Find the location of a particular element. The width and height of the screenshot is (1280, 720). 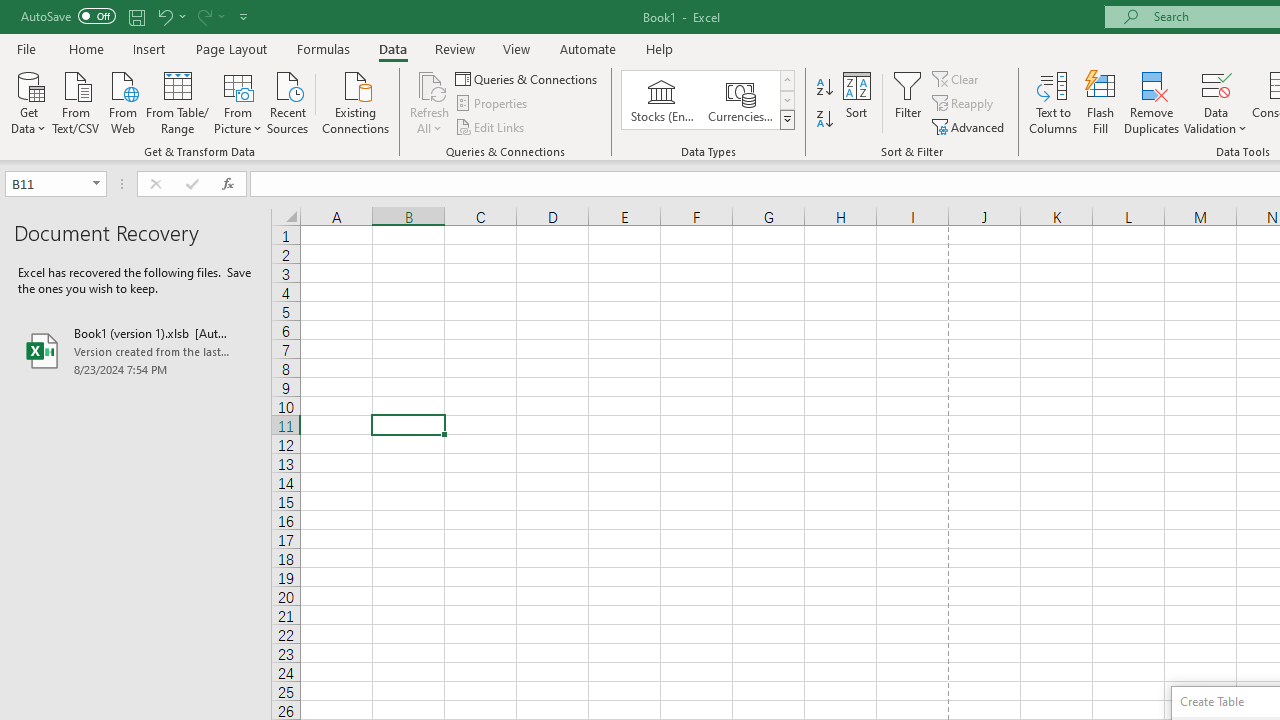

'Stocks (English)' is located at coordinates (662, 100).